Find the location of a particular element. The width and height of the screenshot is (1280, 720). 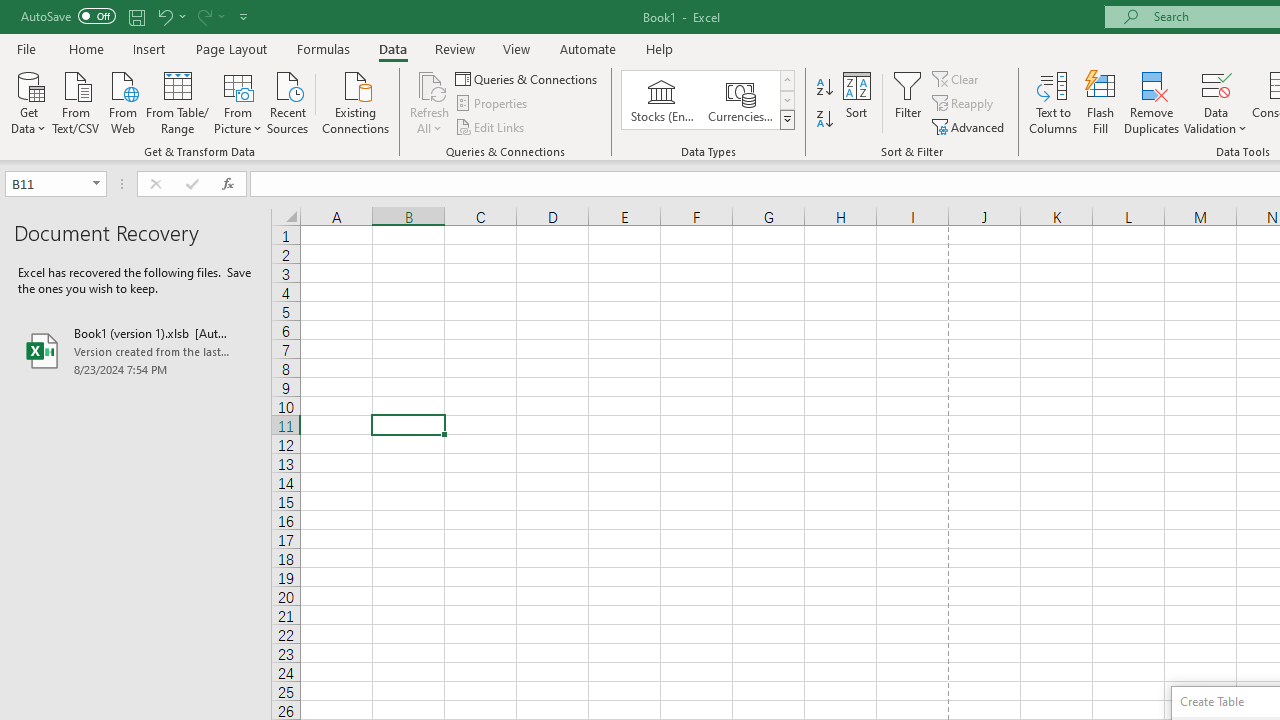

'Stocks (English)' is located at coordinates (662, 100).